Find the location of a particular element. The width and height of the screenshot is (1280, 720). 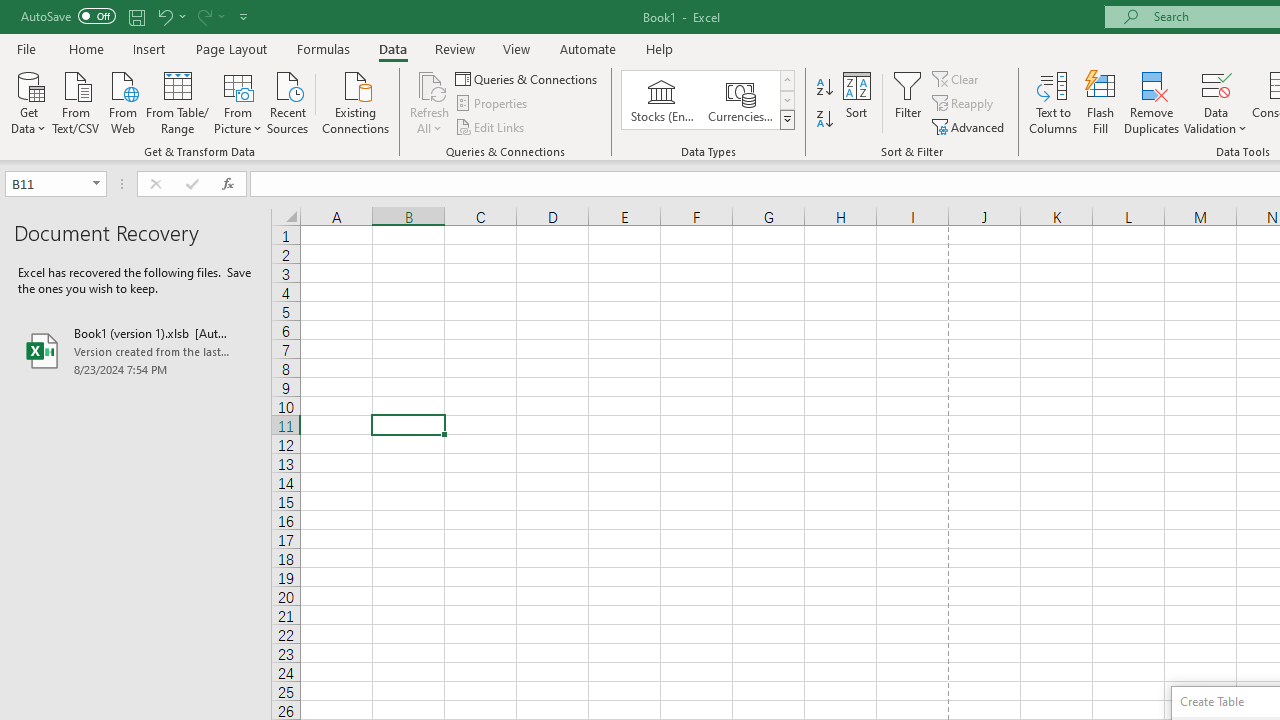

'Stocks (English)' is located at coordinates (662, 100).